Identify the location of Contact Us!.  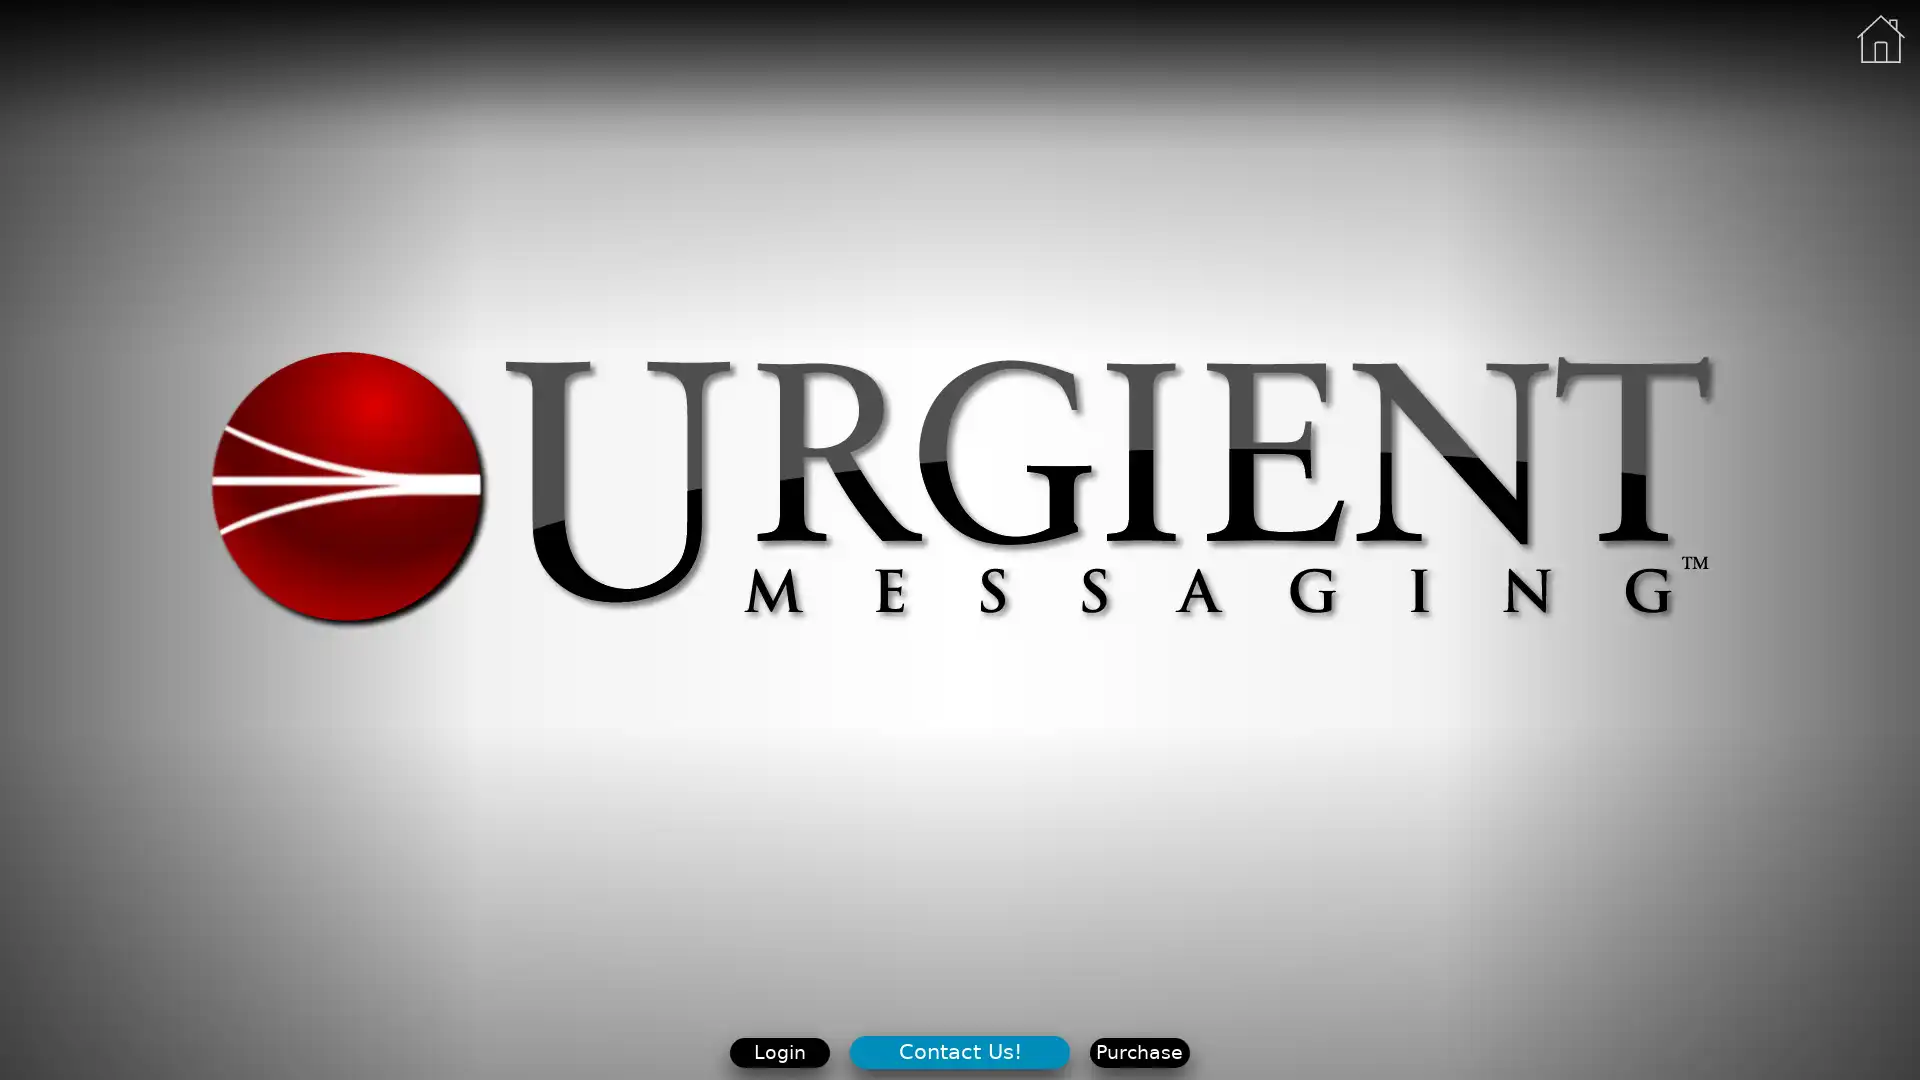
(958, 1050).